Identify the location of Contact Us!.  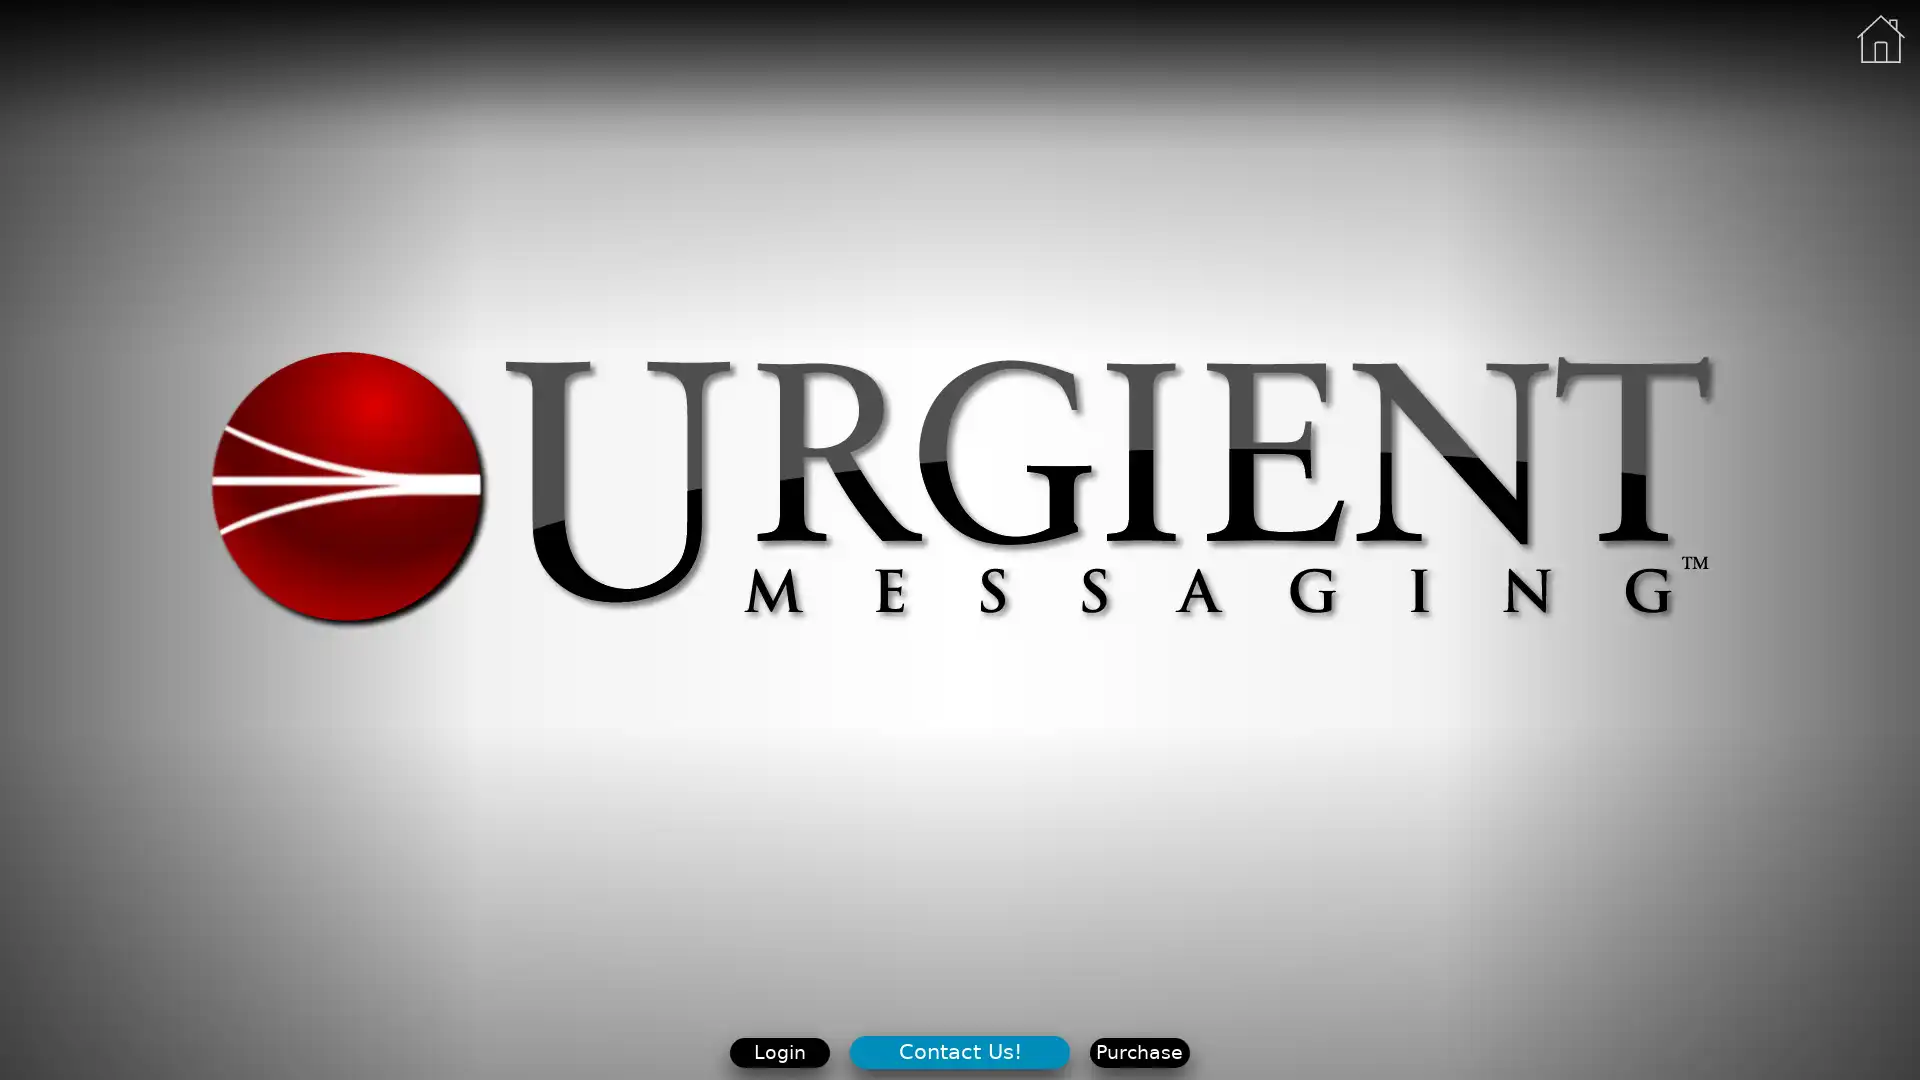
(958, 1050).